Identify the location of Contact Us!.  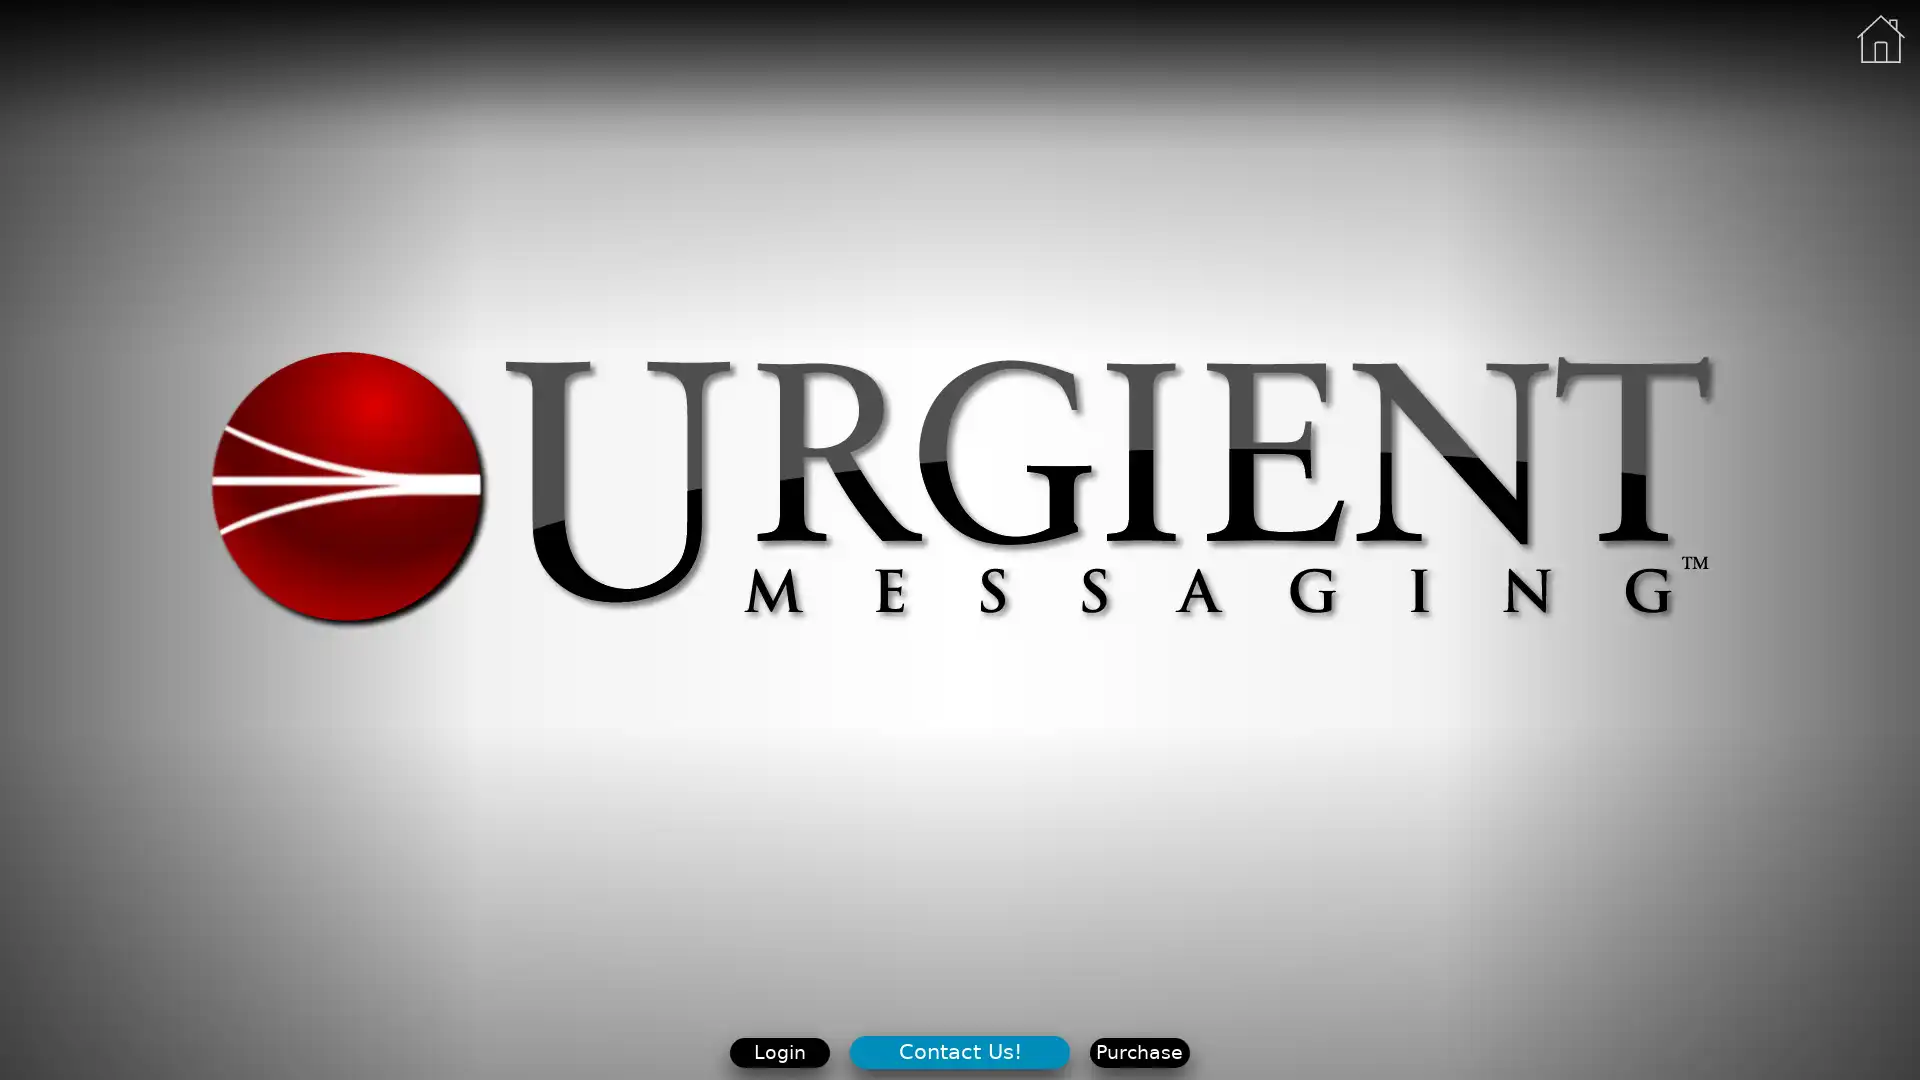
(958, 1050).